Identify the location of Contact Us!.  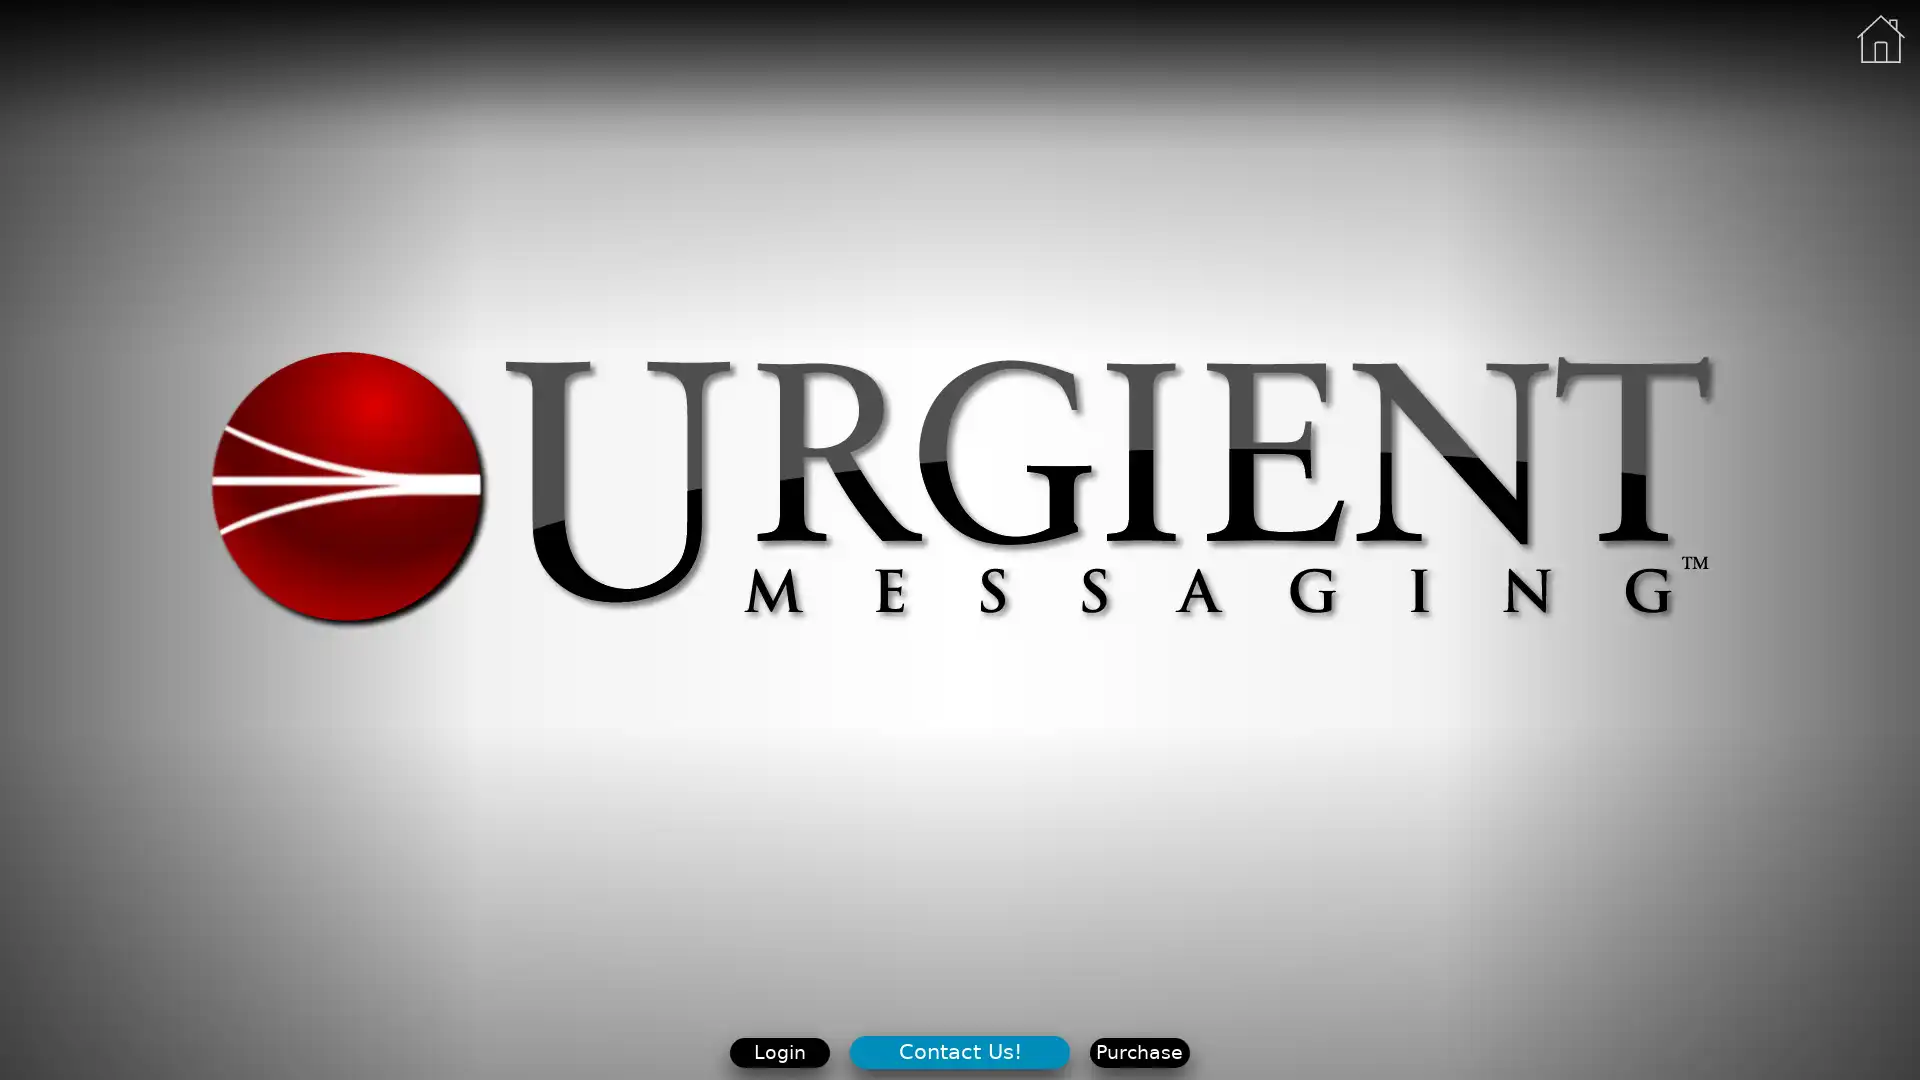
(958, 1050).